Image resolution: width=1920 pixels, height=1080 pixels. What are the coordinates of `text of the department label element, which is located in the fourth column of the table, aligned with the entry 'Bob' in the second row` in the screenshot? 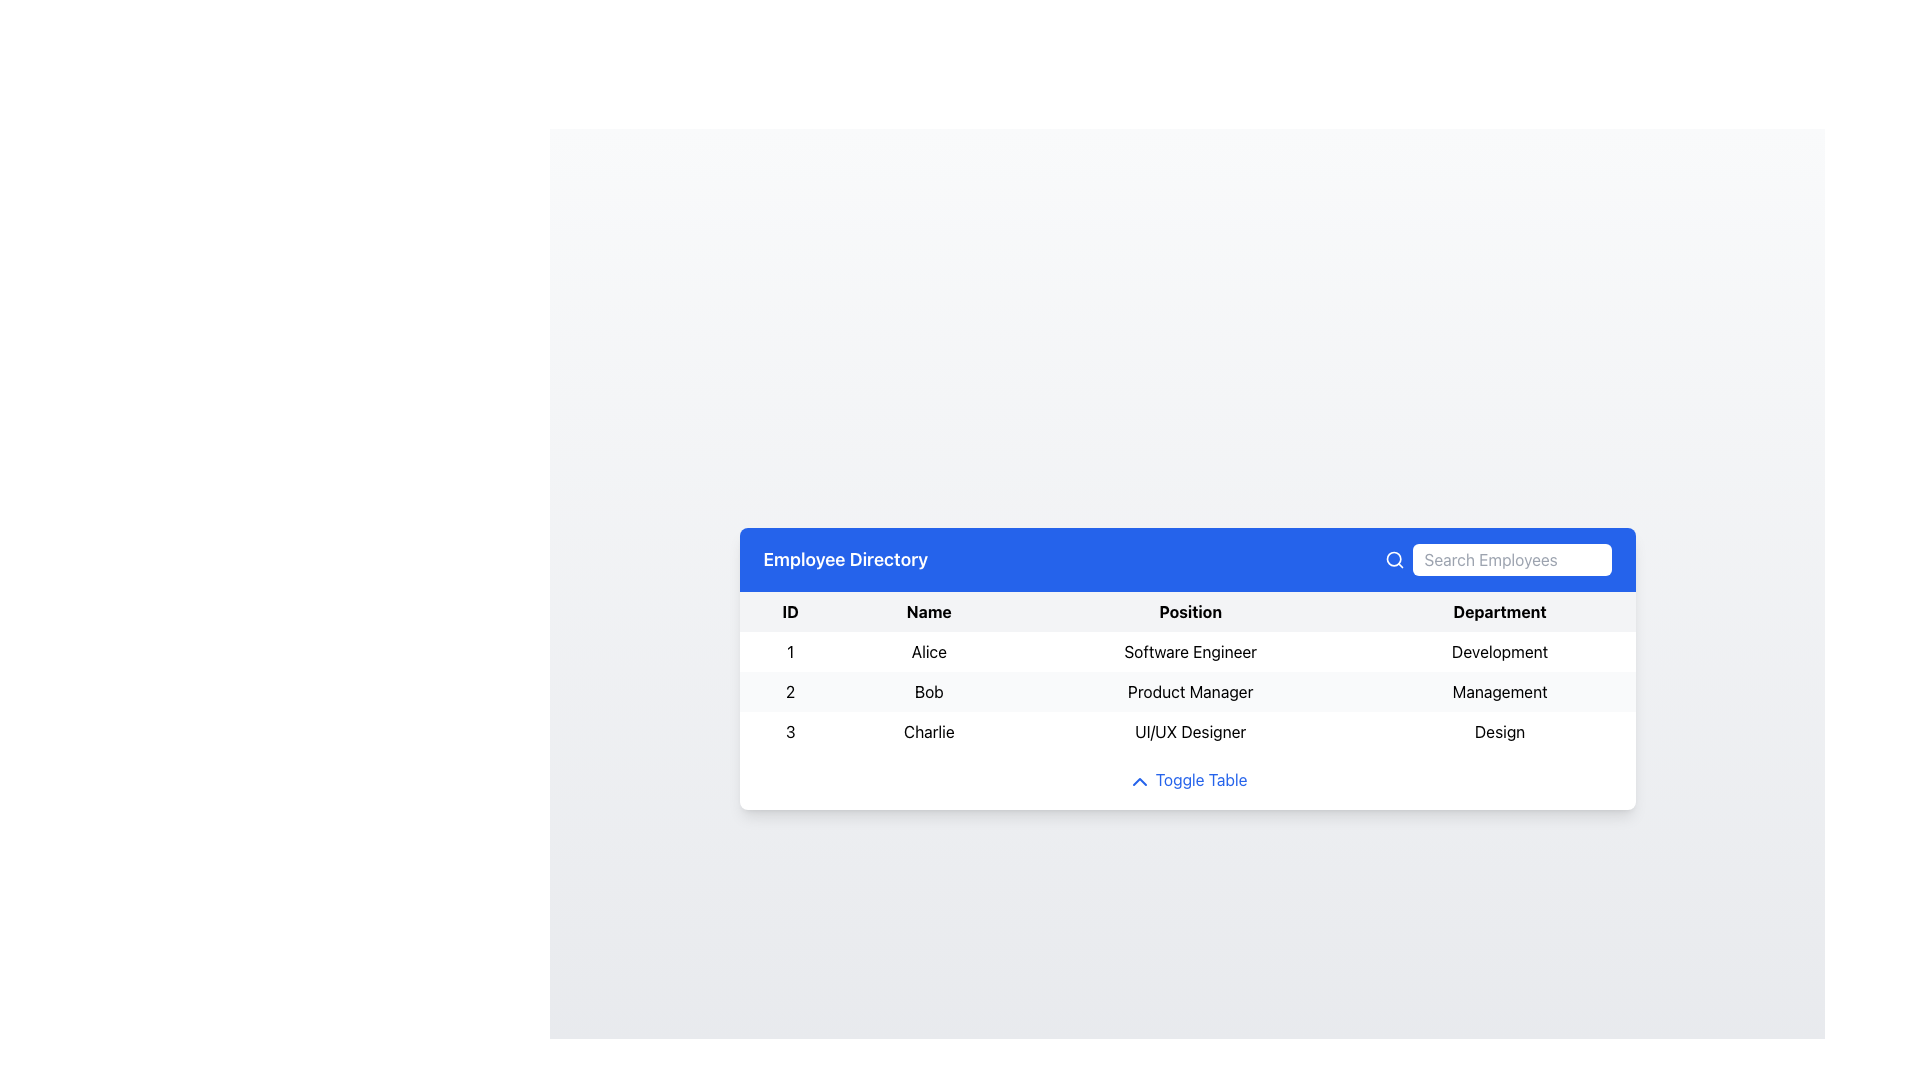 It's located at (1500, 691).